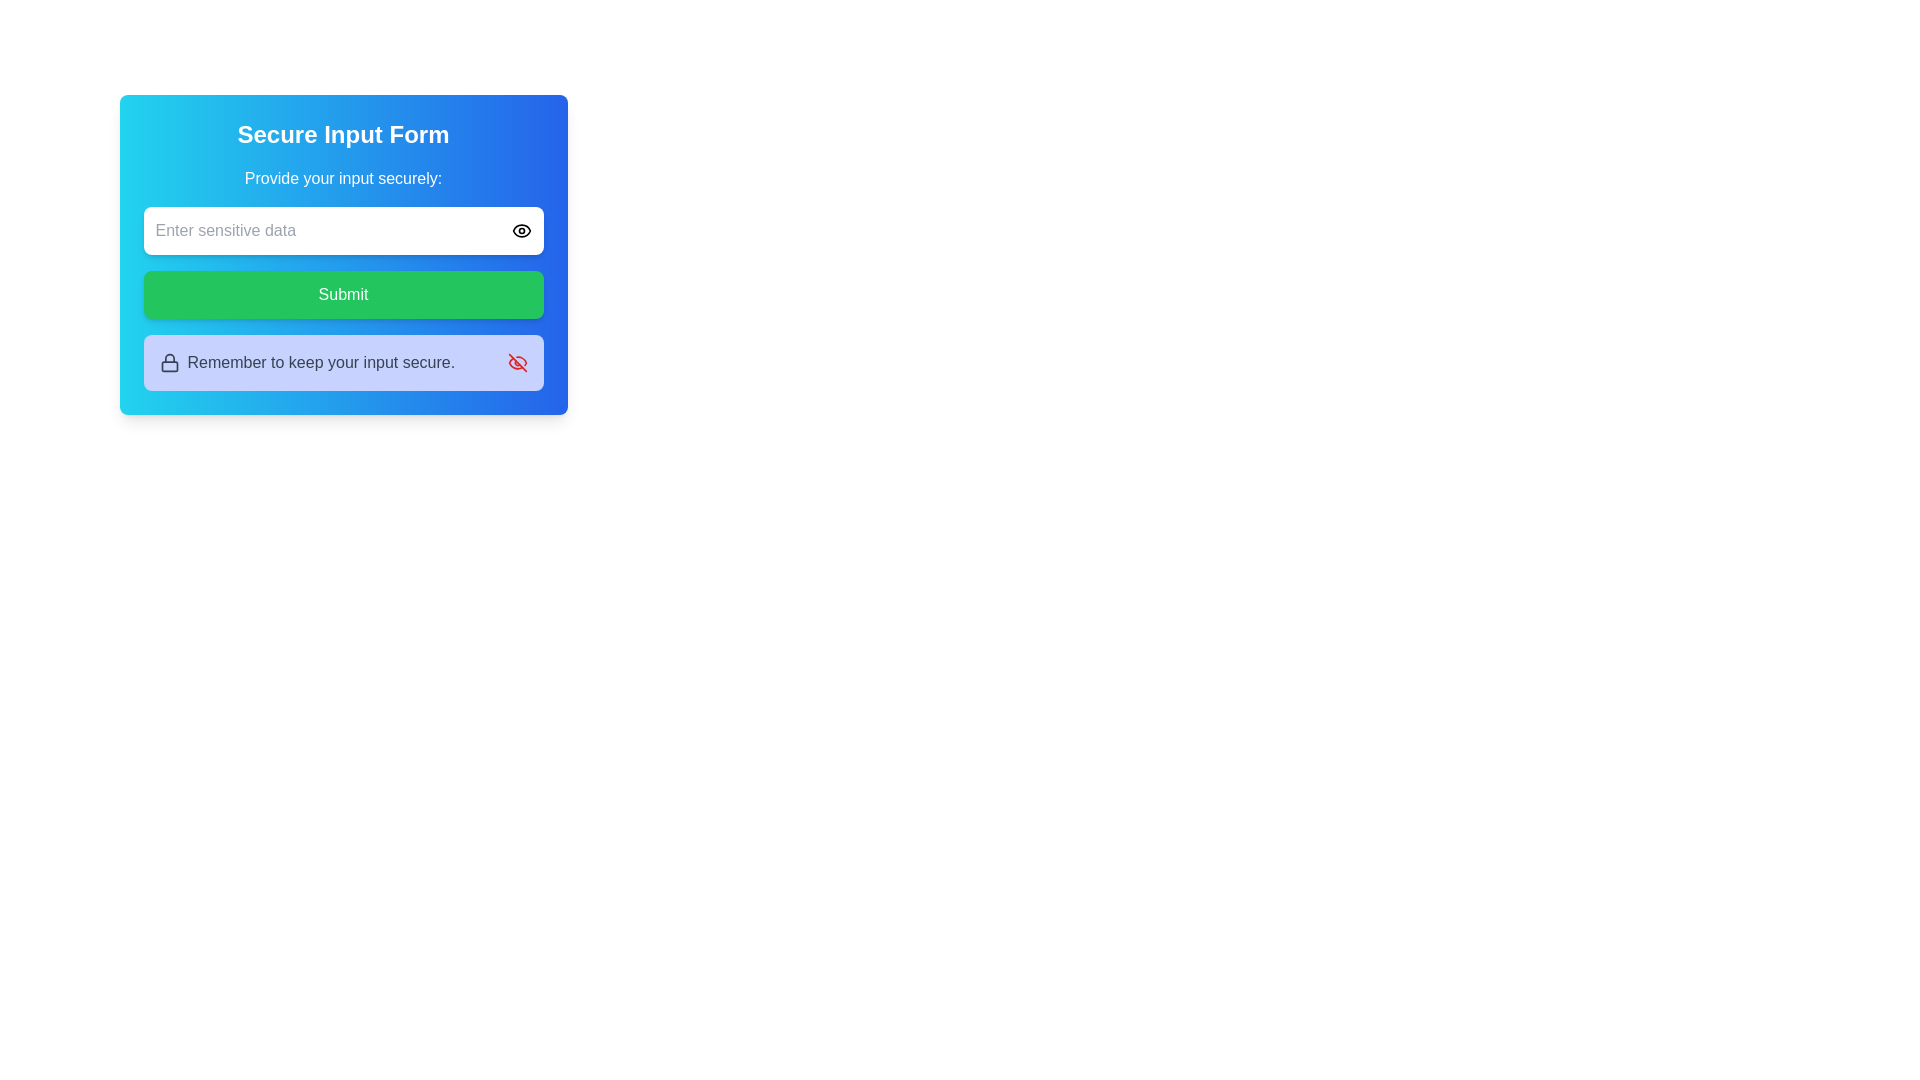  Describe the element at coordinates (169, 366) in the screenshot. I see `the Decorative UI element, which is a rectangular shape located at the base of a lock icon within an SVG, positioned to the left of a security reminder text` at that location.